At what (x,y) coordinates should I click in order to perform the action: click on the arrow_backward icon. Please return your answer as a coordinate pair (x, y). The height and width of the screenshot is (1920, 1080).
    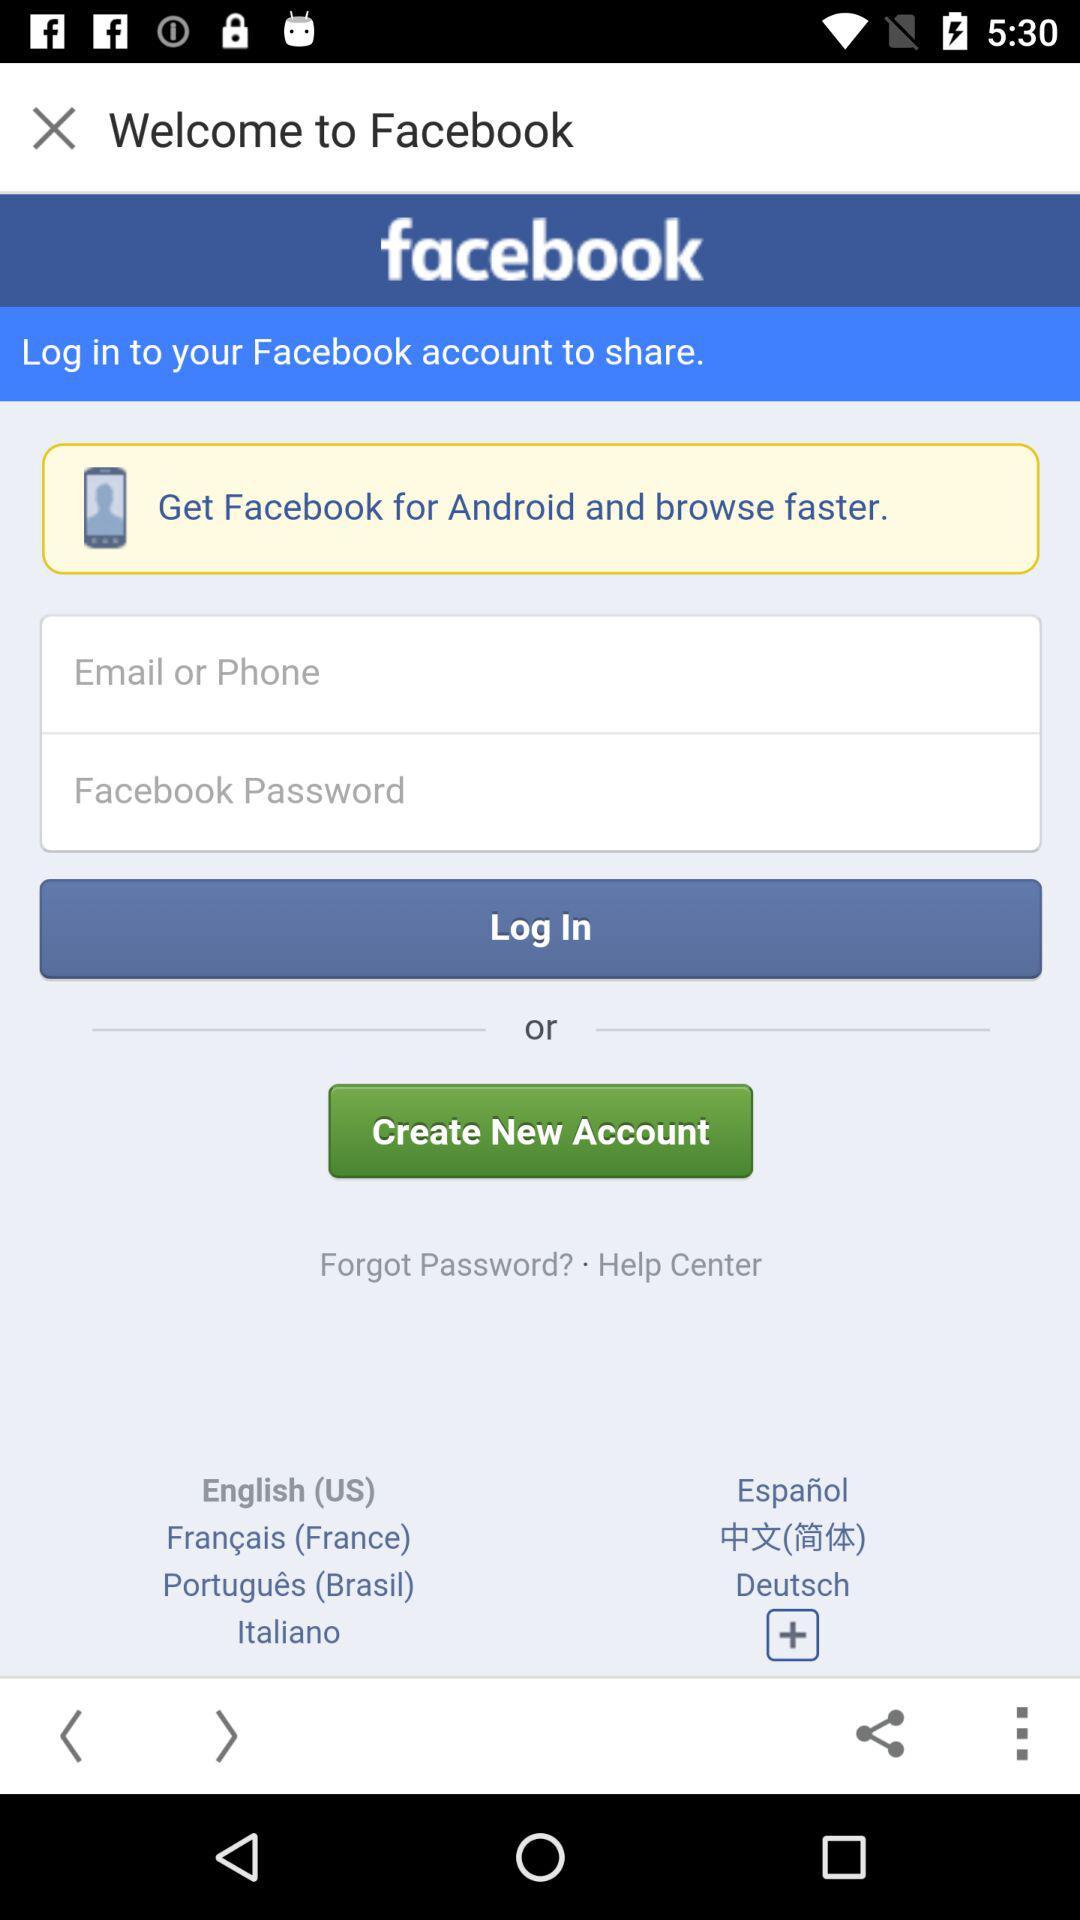
    Looking at the image, I should click on (73, 1733).